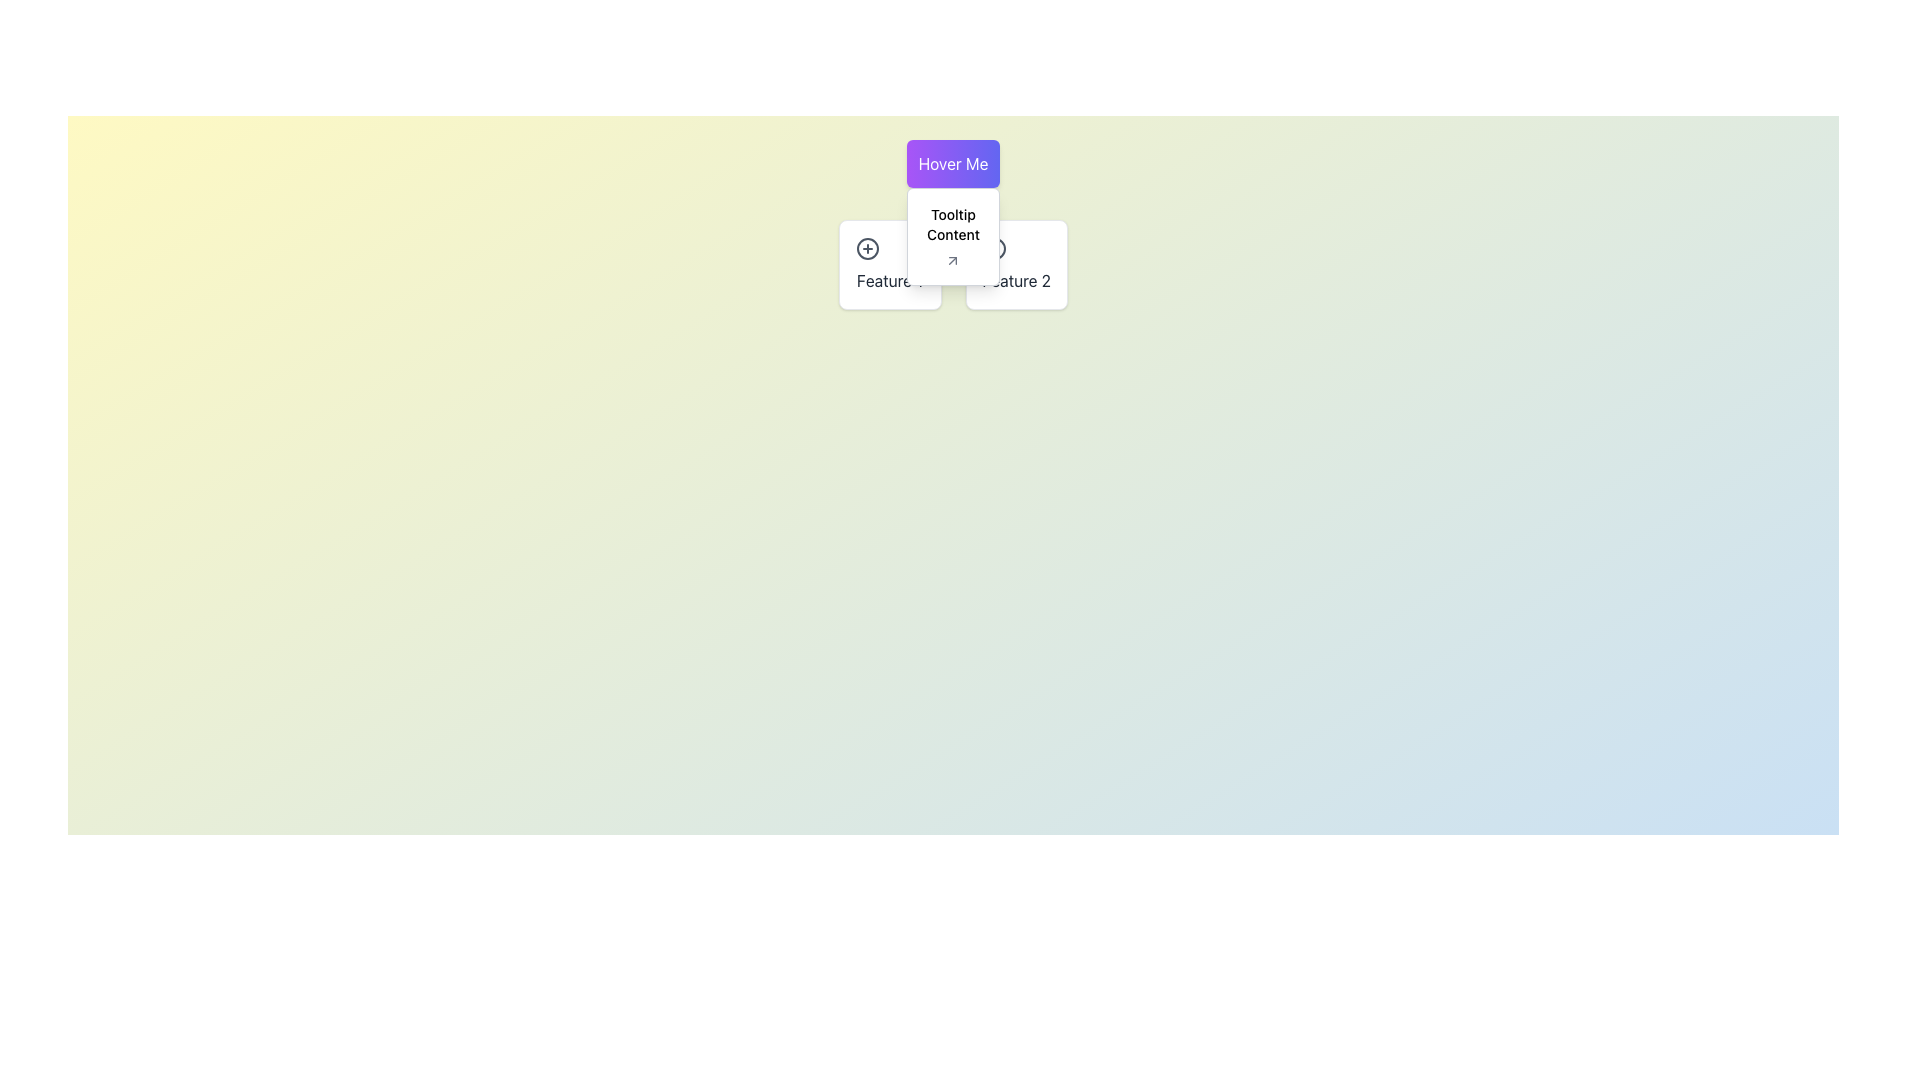 Image resolution: width=1920 pixels, height=1080 pixels. I want to click on the gray arrow icon pointing up and to the right, located within the tooltip box below the 'Hover Me' button, so click(952, 260).